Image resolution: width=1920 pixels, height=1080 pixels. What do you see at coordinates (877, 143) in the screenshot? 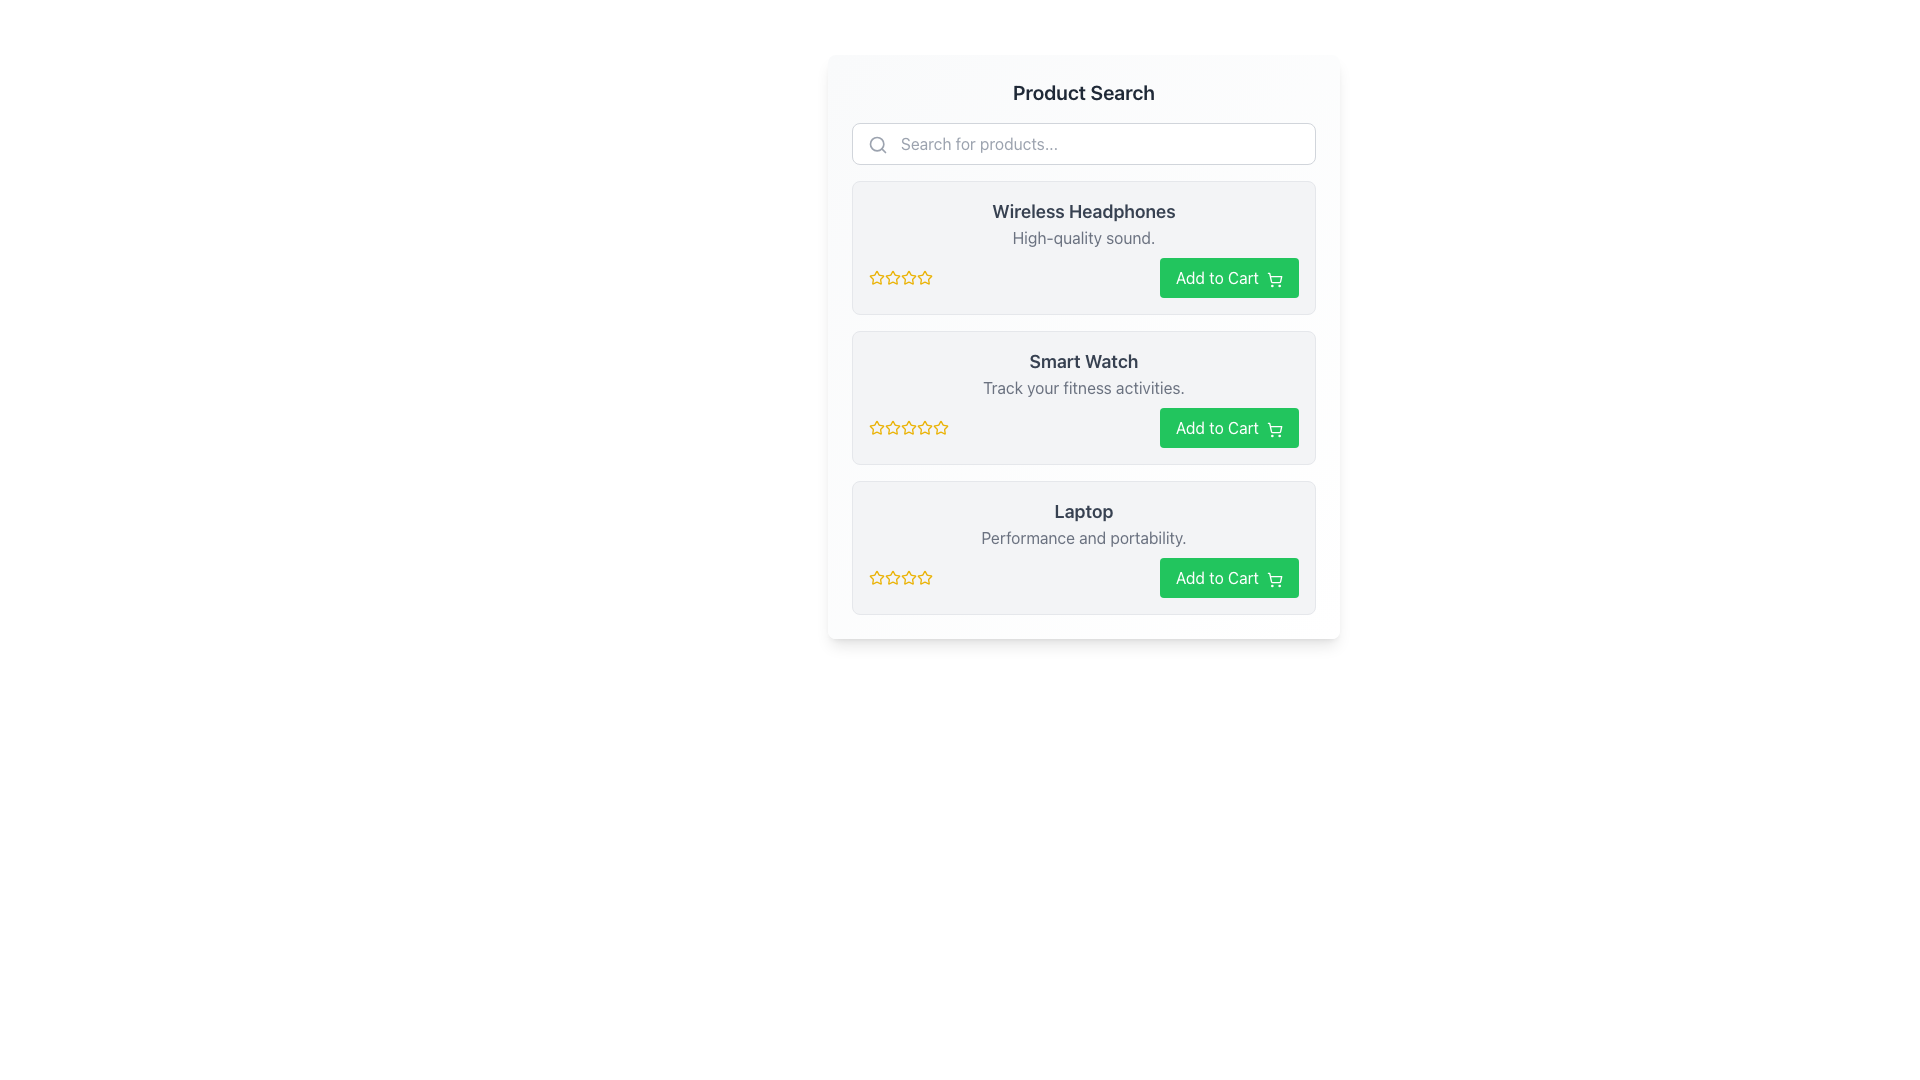
I see `the circular part of the magnifying glass icon located at the far left of the search input field` at bounding box center [877, 143].